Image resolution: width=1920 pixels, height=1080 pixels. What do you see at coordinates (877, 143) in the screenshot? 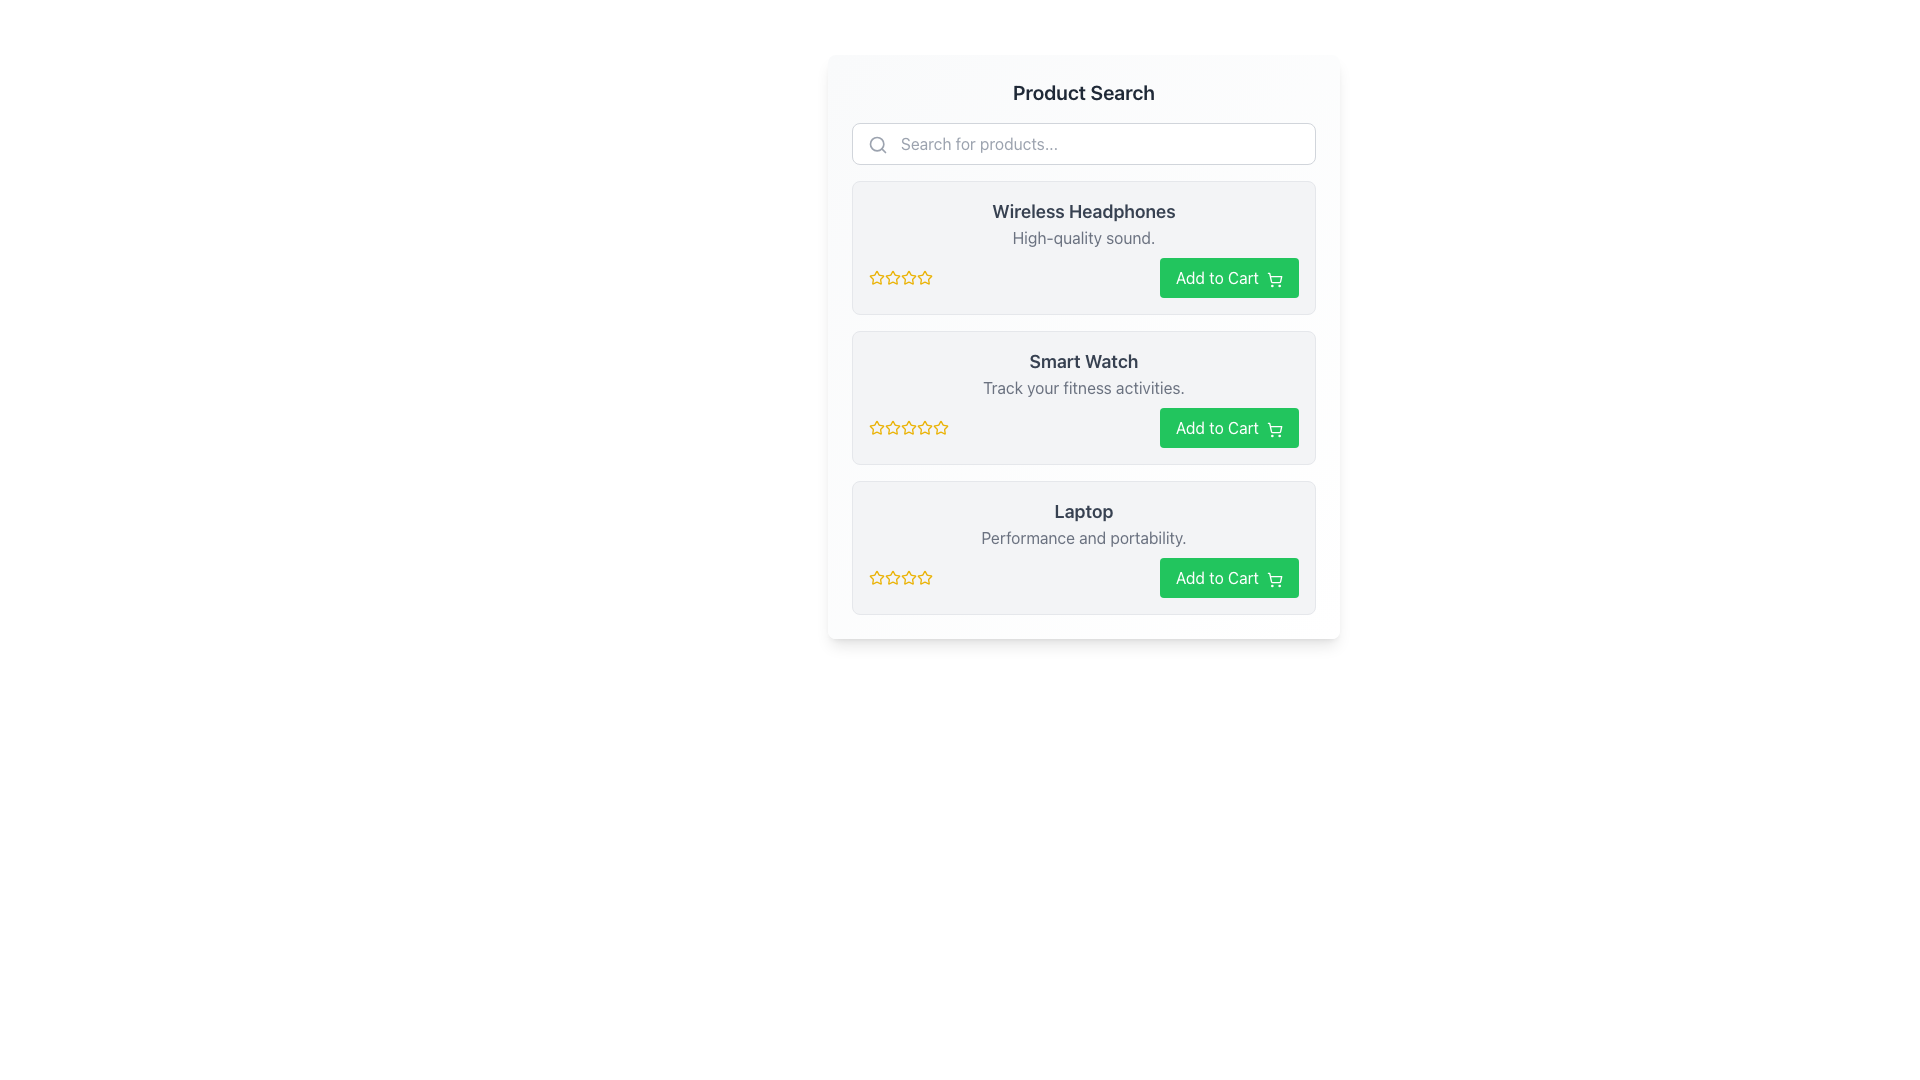
I see `the circular part of the magnifying glass icon located at the far left of the search input field` at bounding box center [877, 143].